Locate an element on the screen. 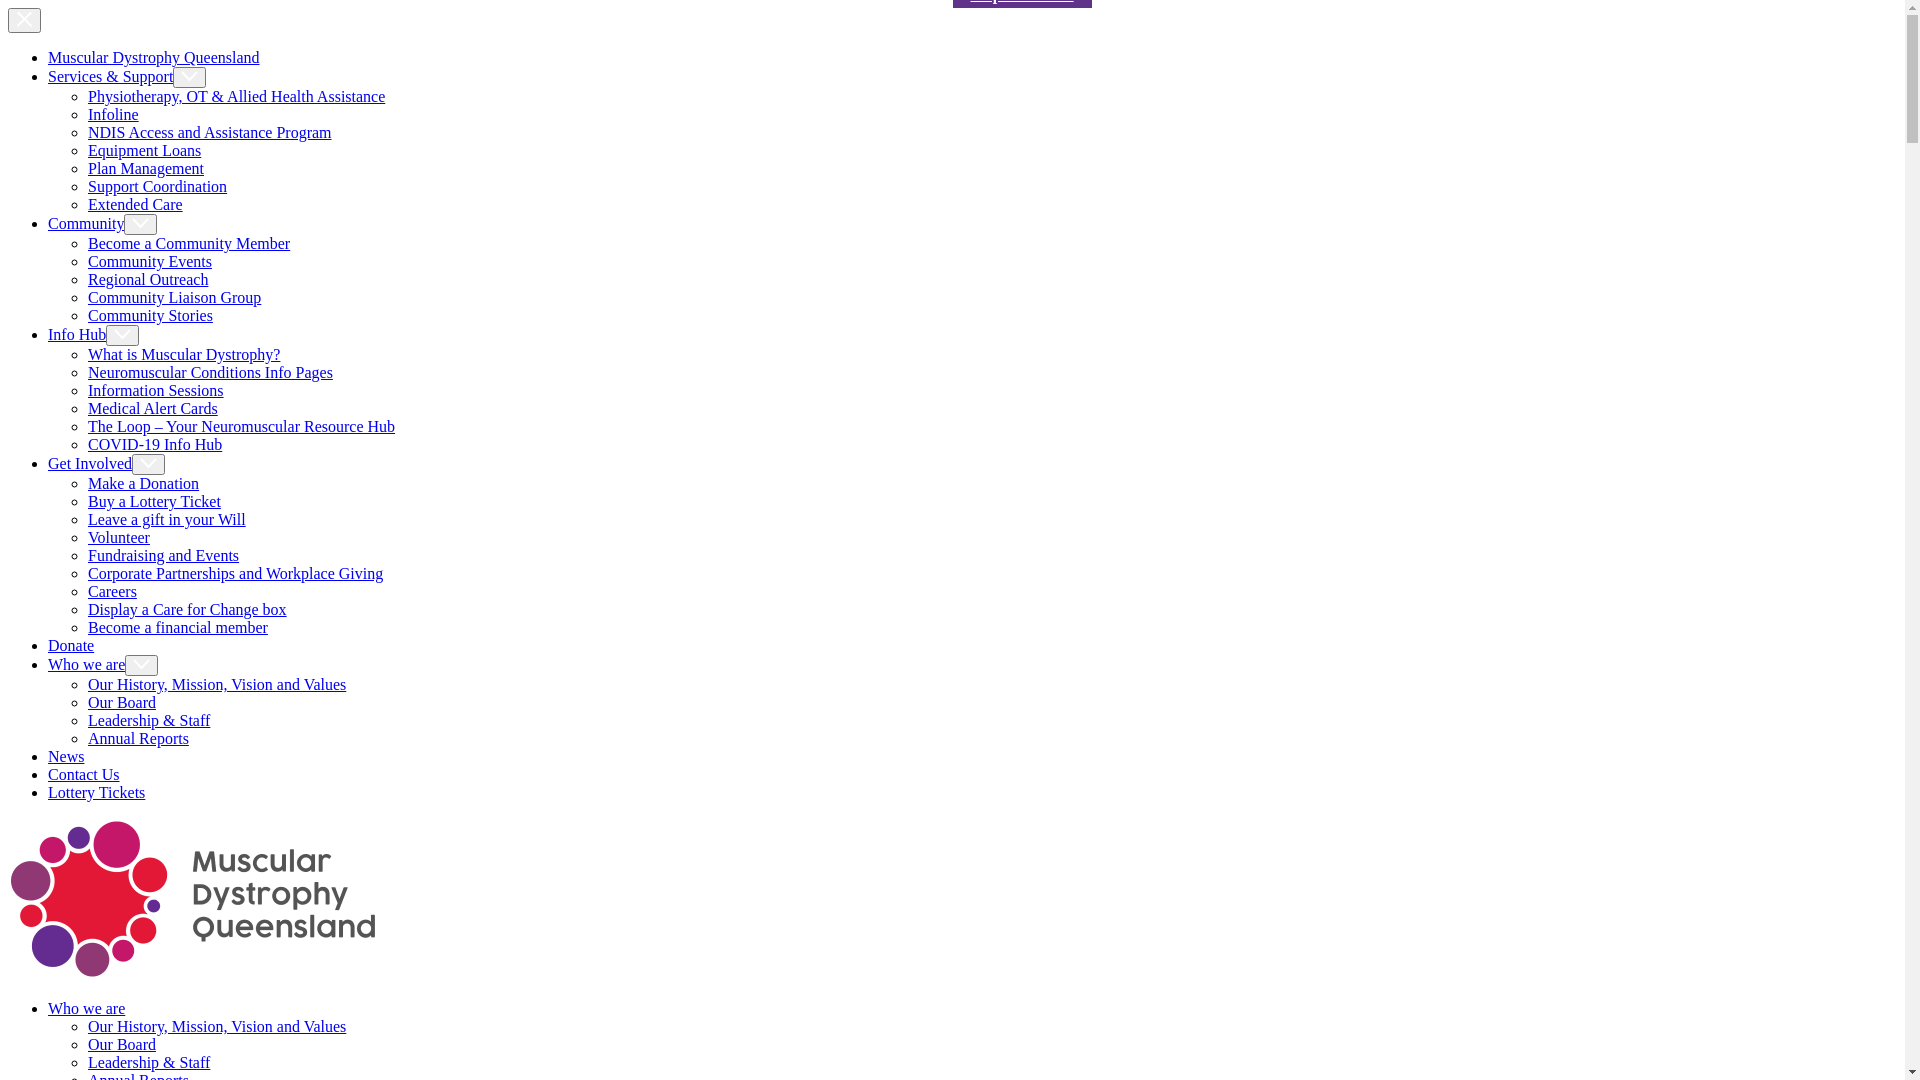 The width and height of the screenshot is (1920, 1080). 'Infoline' is located at coordinates (112, 114).